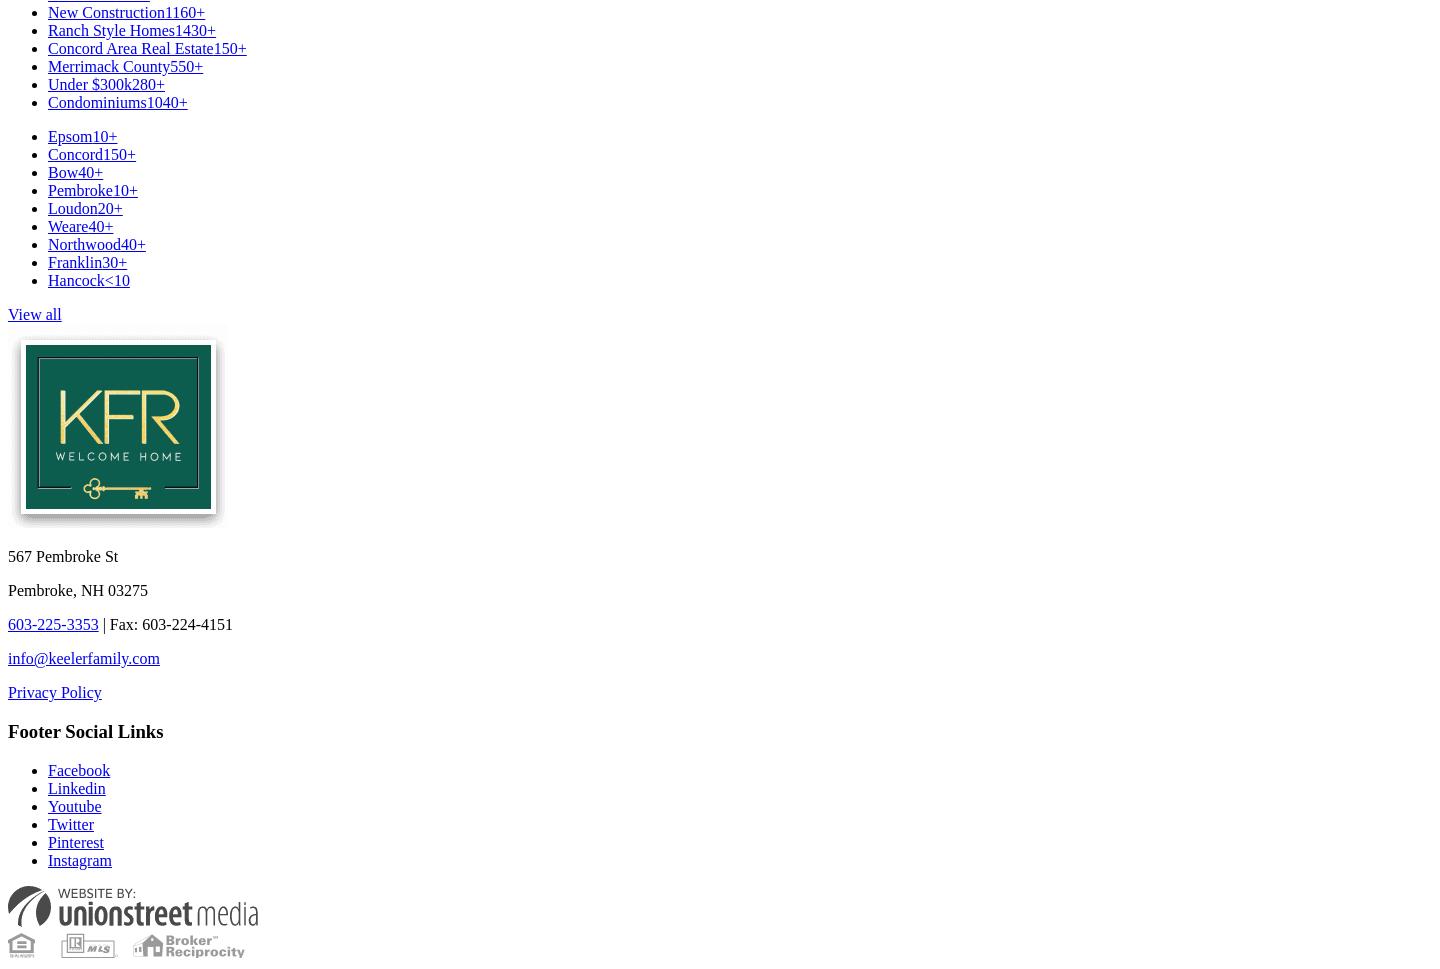  I want to click on 'Privacy Policy', so click(53, 691).